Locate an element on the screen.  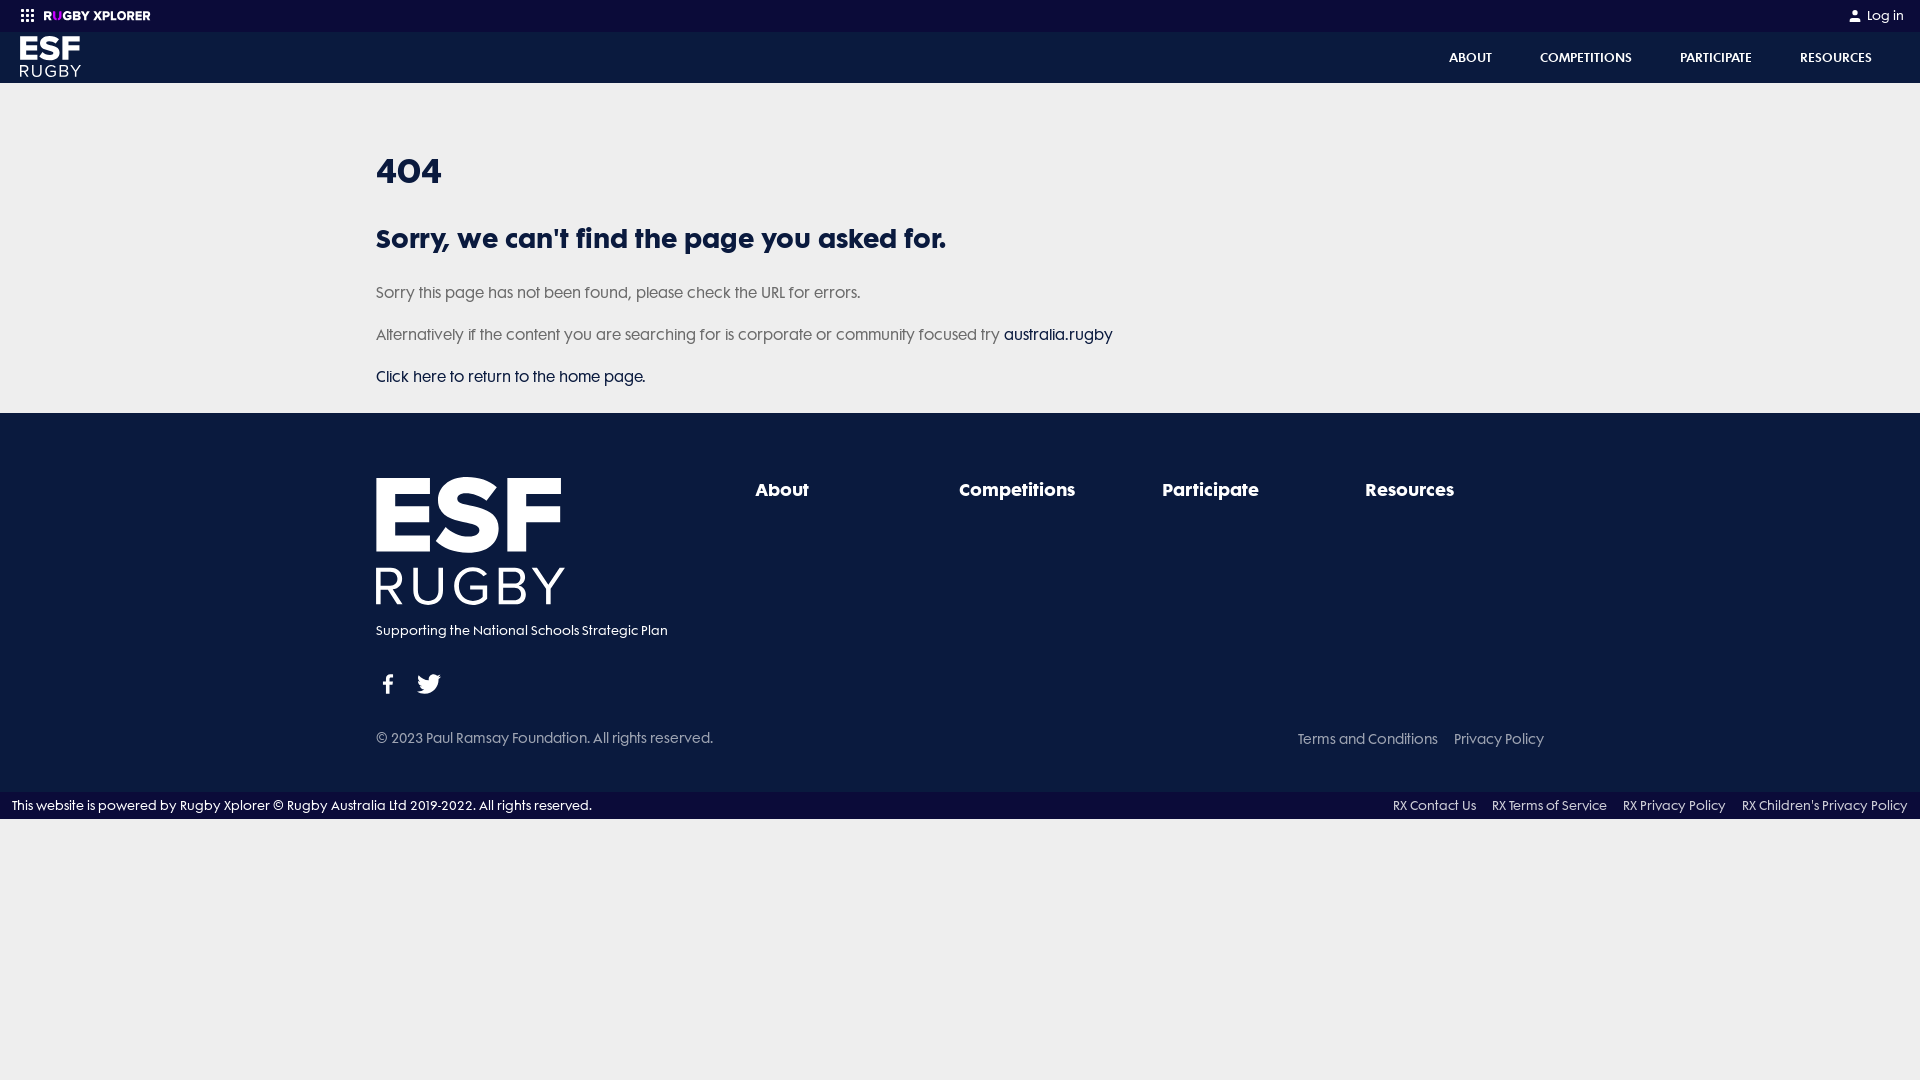
'Privacy Policy' is located at coordinates (1454, 739).